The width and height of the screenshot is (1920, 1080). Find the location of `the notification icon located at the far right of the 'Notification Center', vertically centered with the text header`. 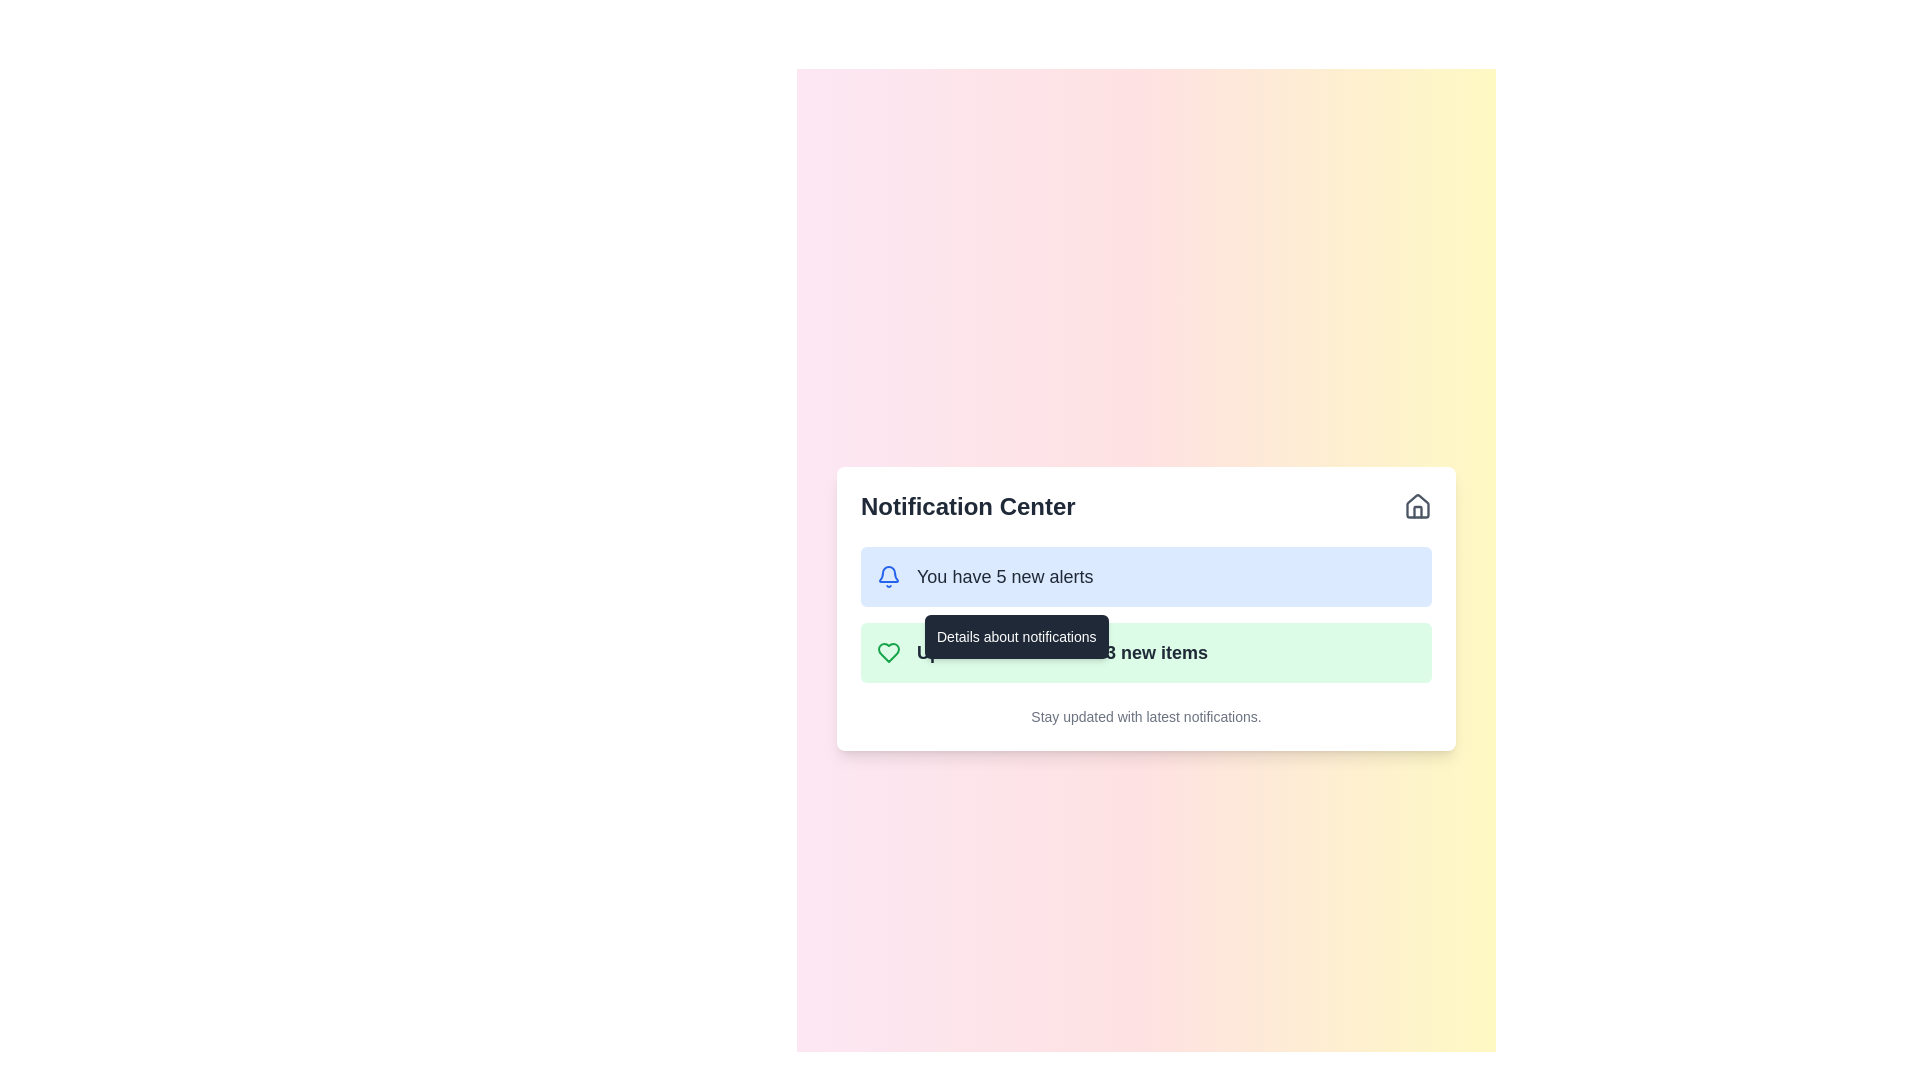

the notification icon located at the far right of the 'Notification Center', vertically centered with the text header is located at coordinates (1416, 505).